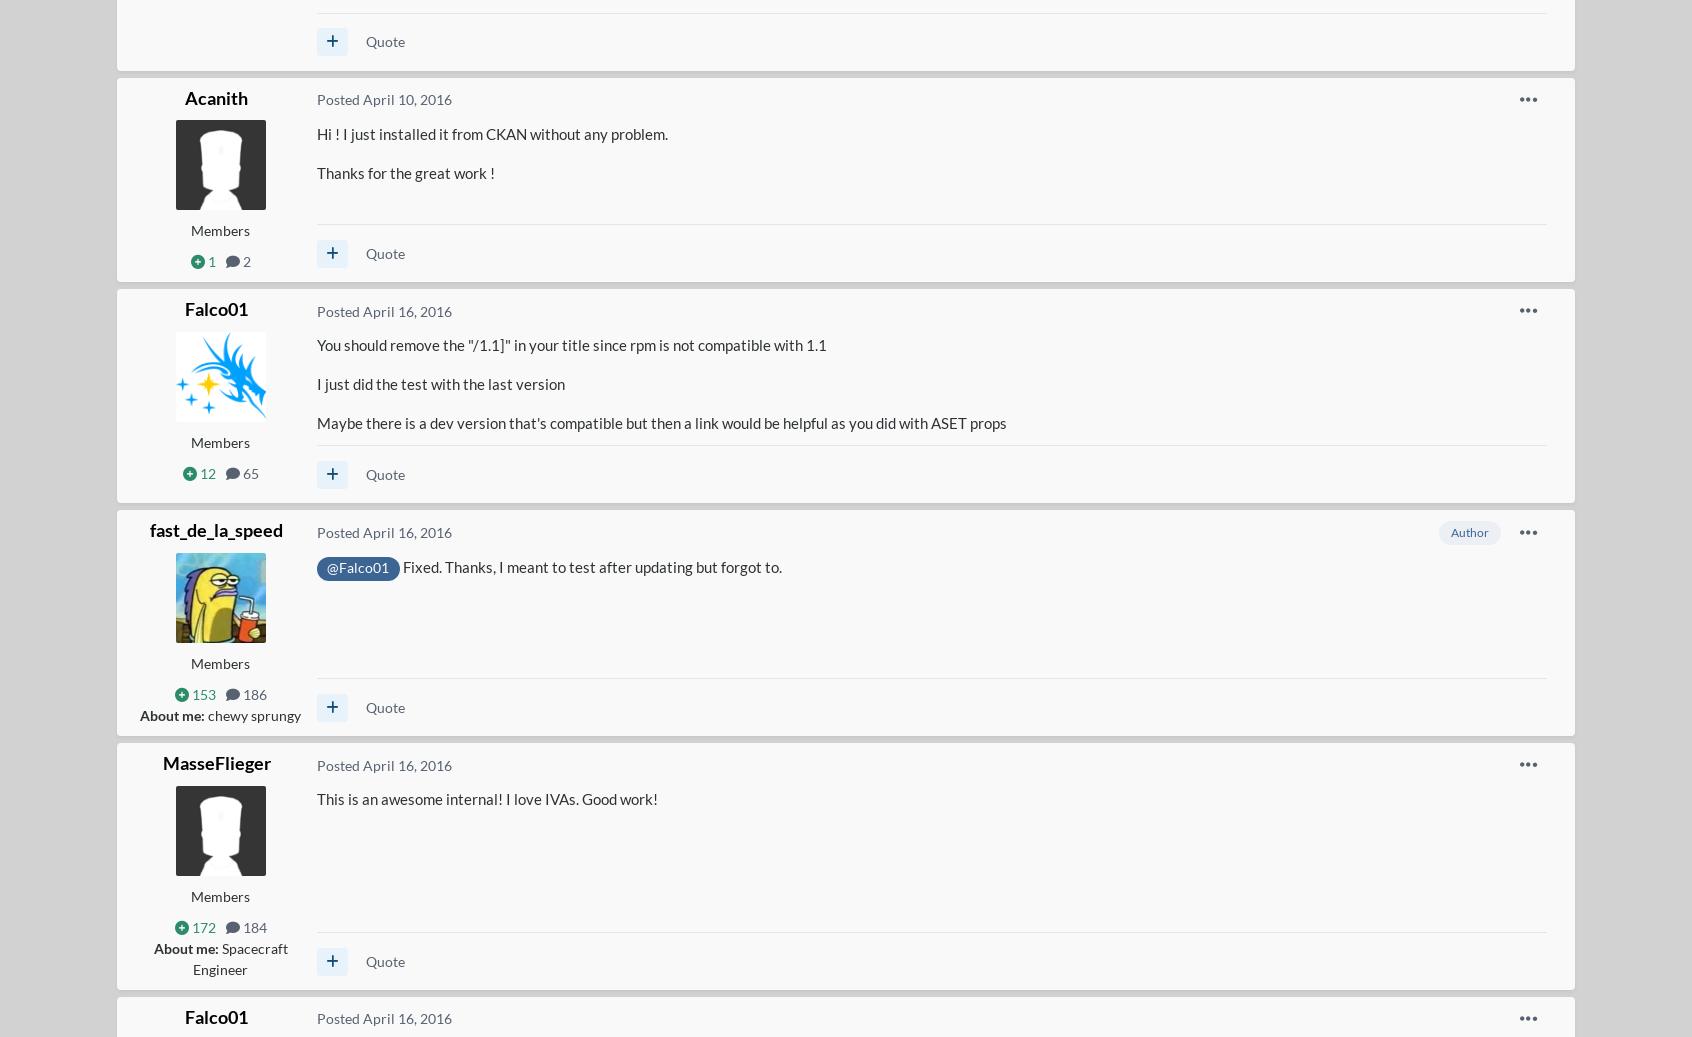  I want to click on 'Fixed. Thanks, I meant to test after updating but forgot to.', so click(590, 567).